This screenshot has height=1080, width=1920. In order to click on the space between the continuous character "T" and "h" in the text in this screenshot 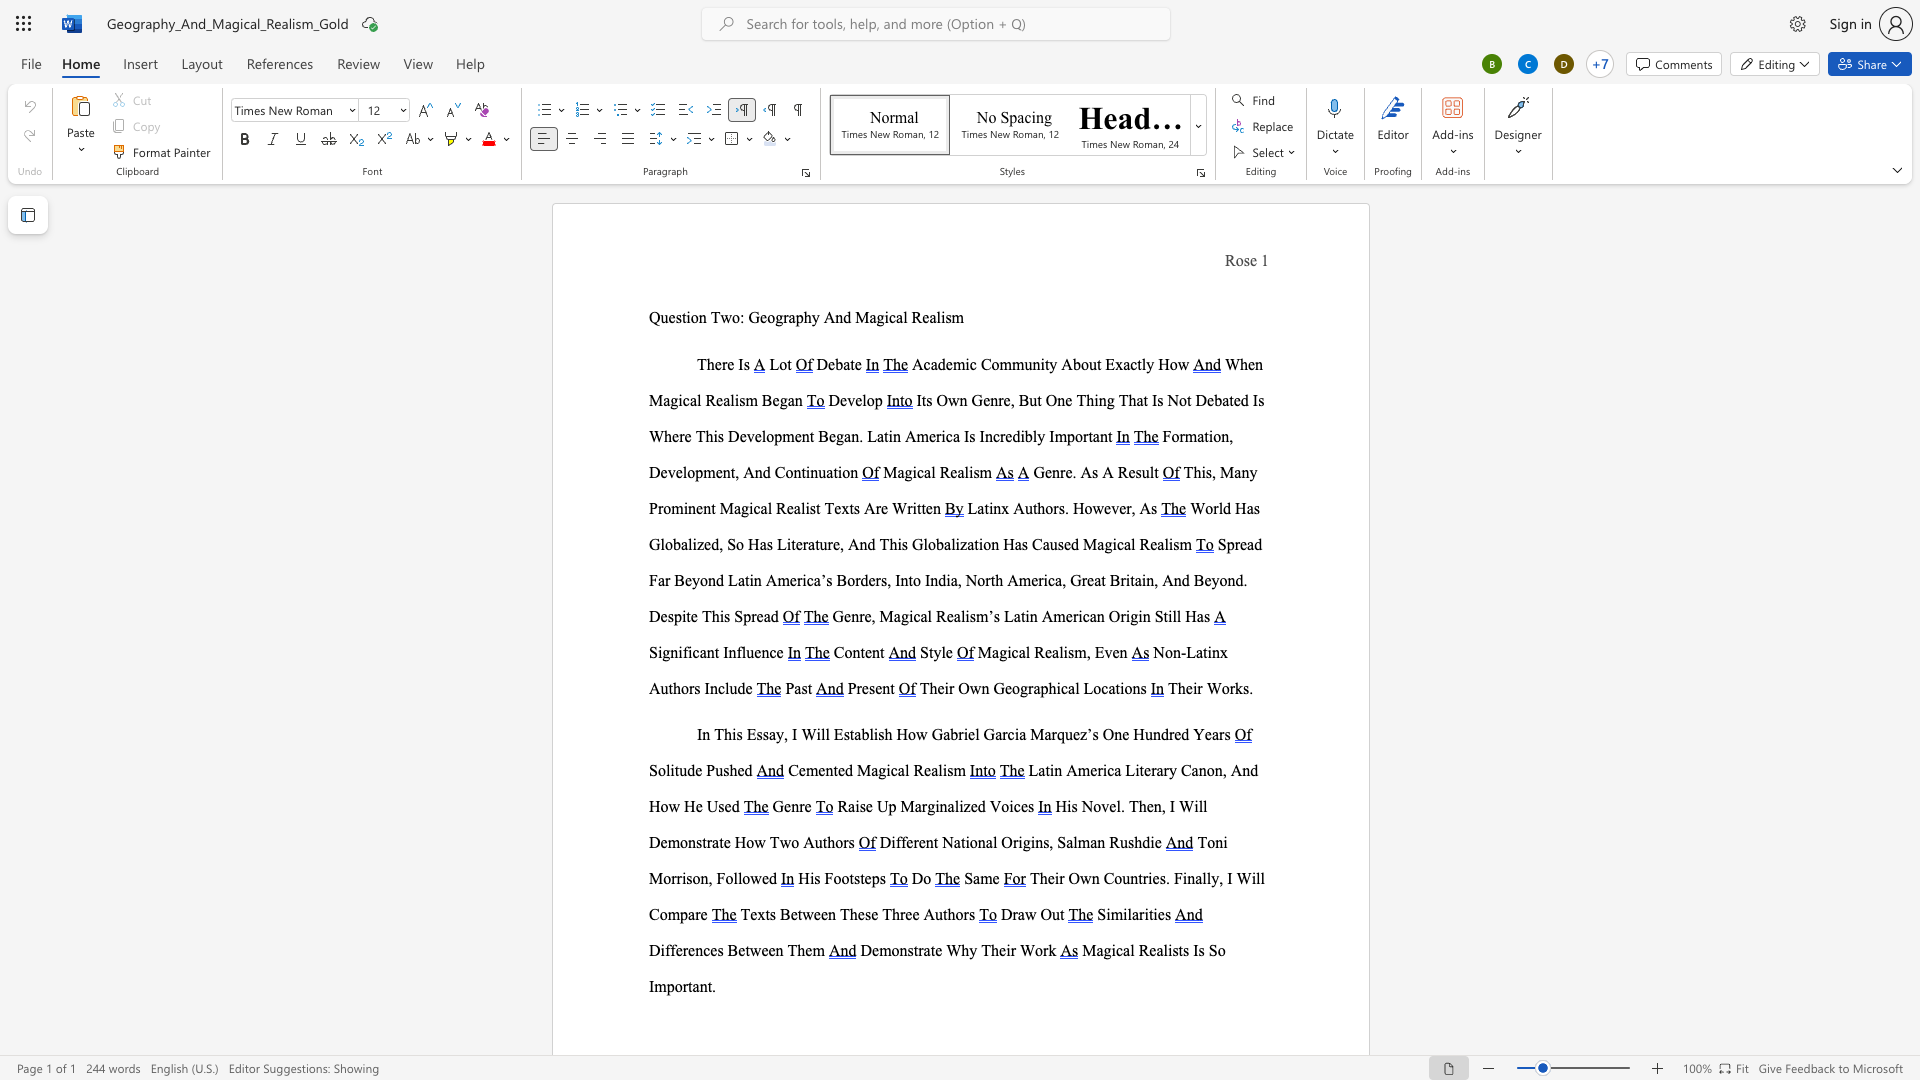, I will do `click(887, 544)`.